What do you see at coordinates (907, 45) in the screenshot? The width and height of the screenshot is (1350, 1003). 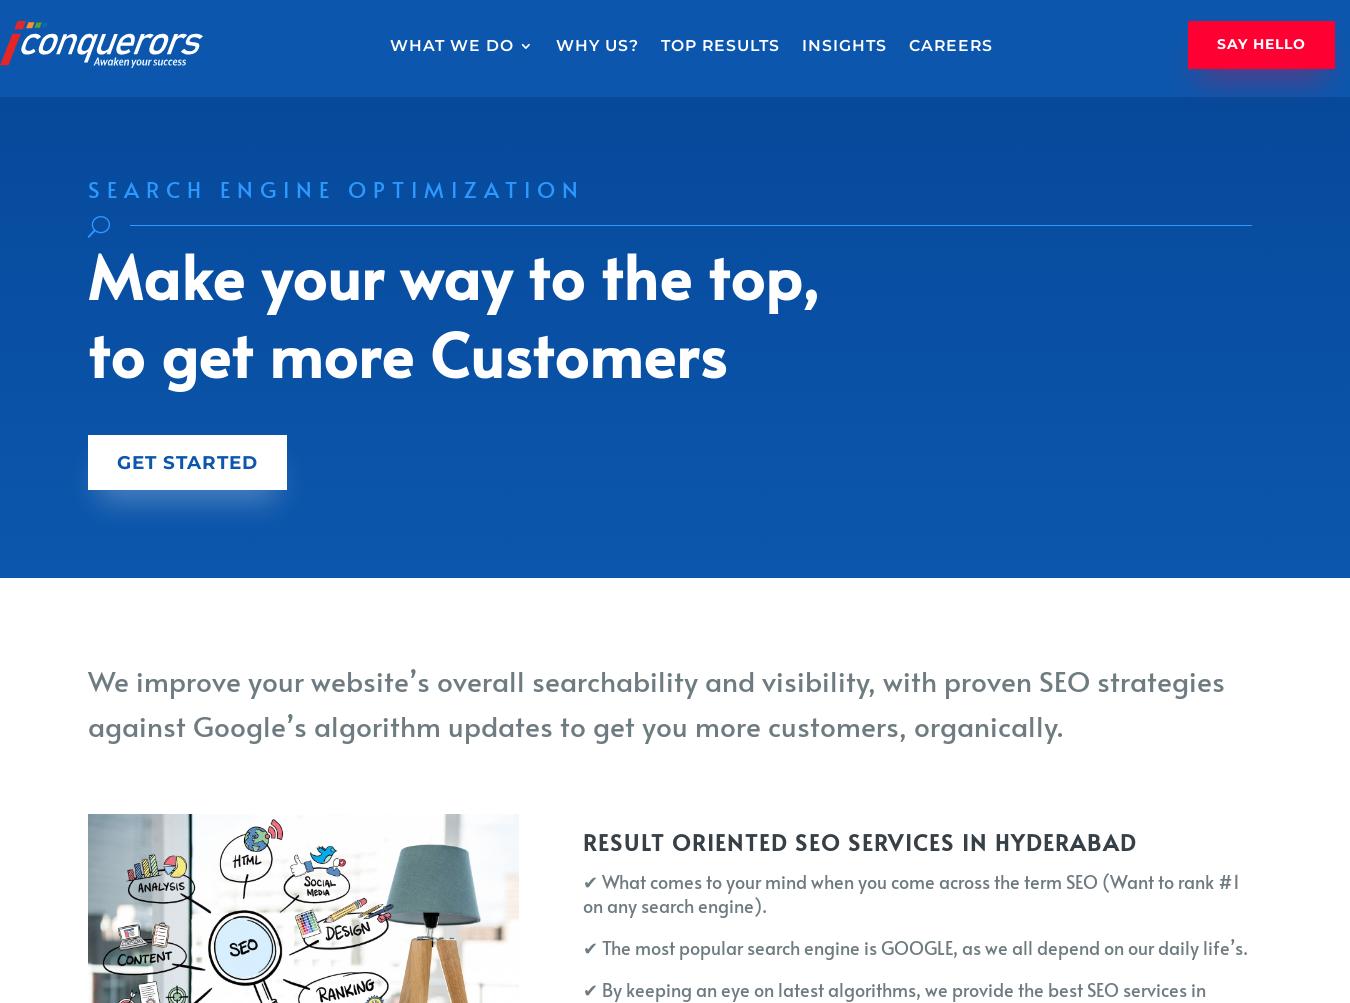 I see `'Careers'` at bounding box center [907, 45].